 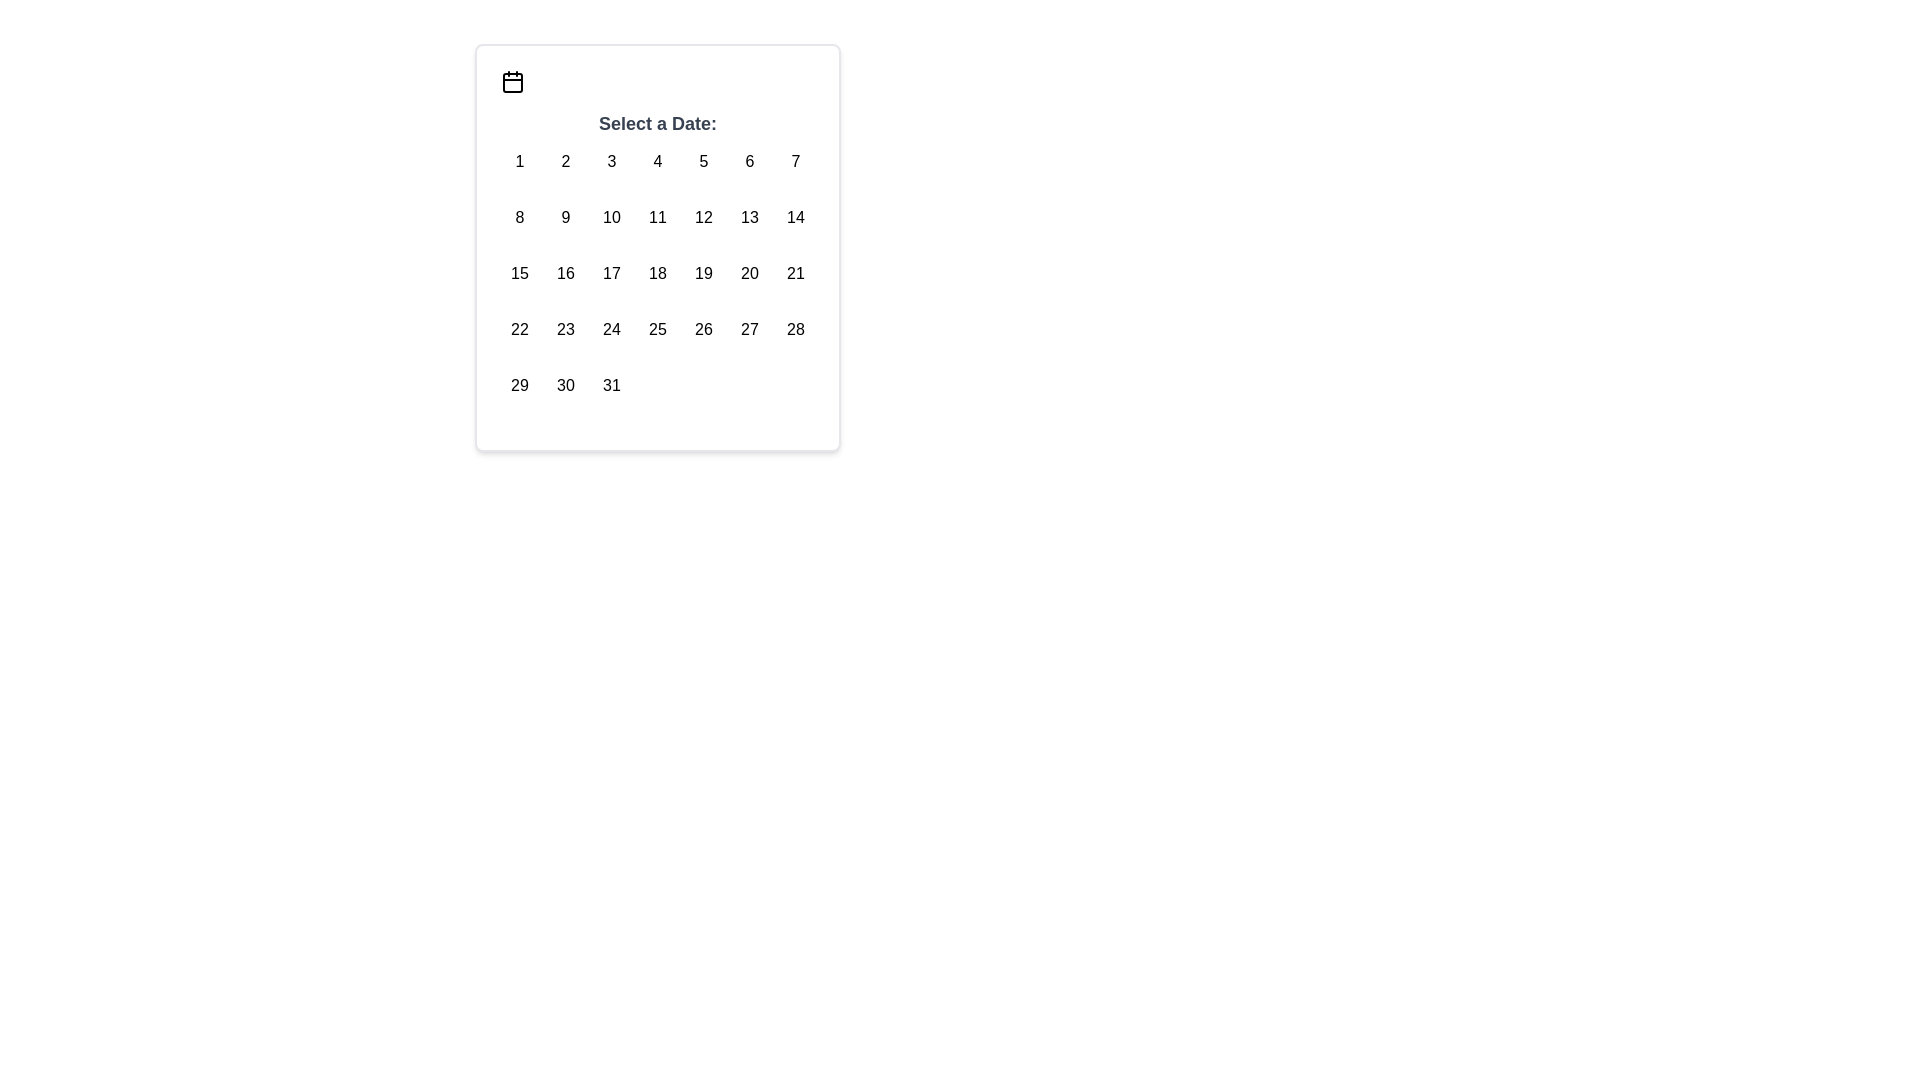 I want to click on the eleventh day button in the calendar interface, so click(x=657, y=218).